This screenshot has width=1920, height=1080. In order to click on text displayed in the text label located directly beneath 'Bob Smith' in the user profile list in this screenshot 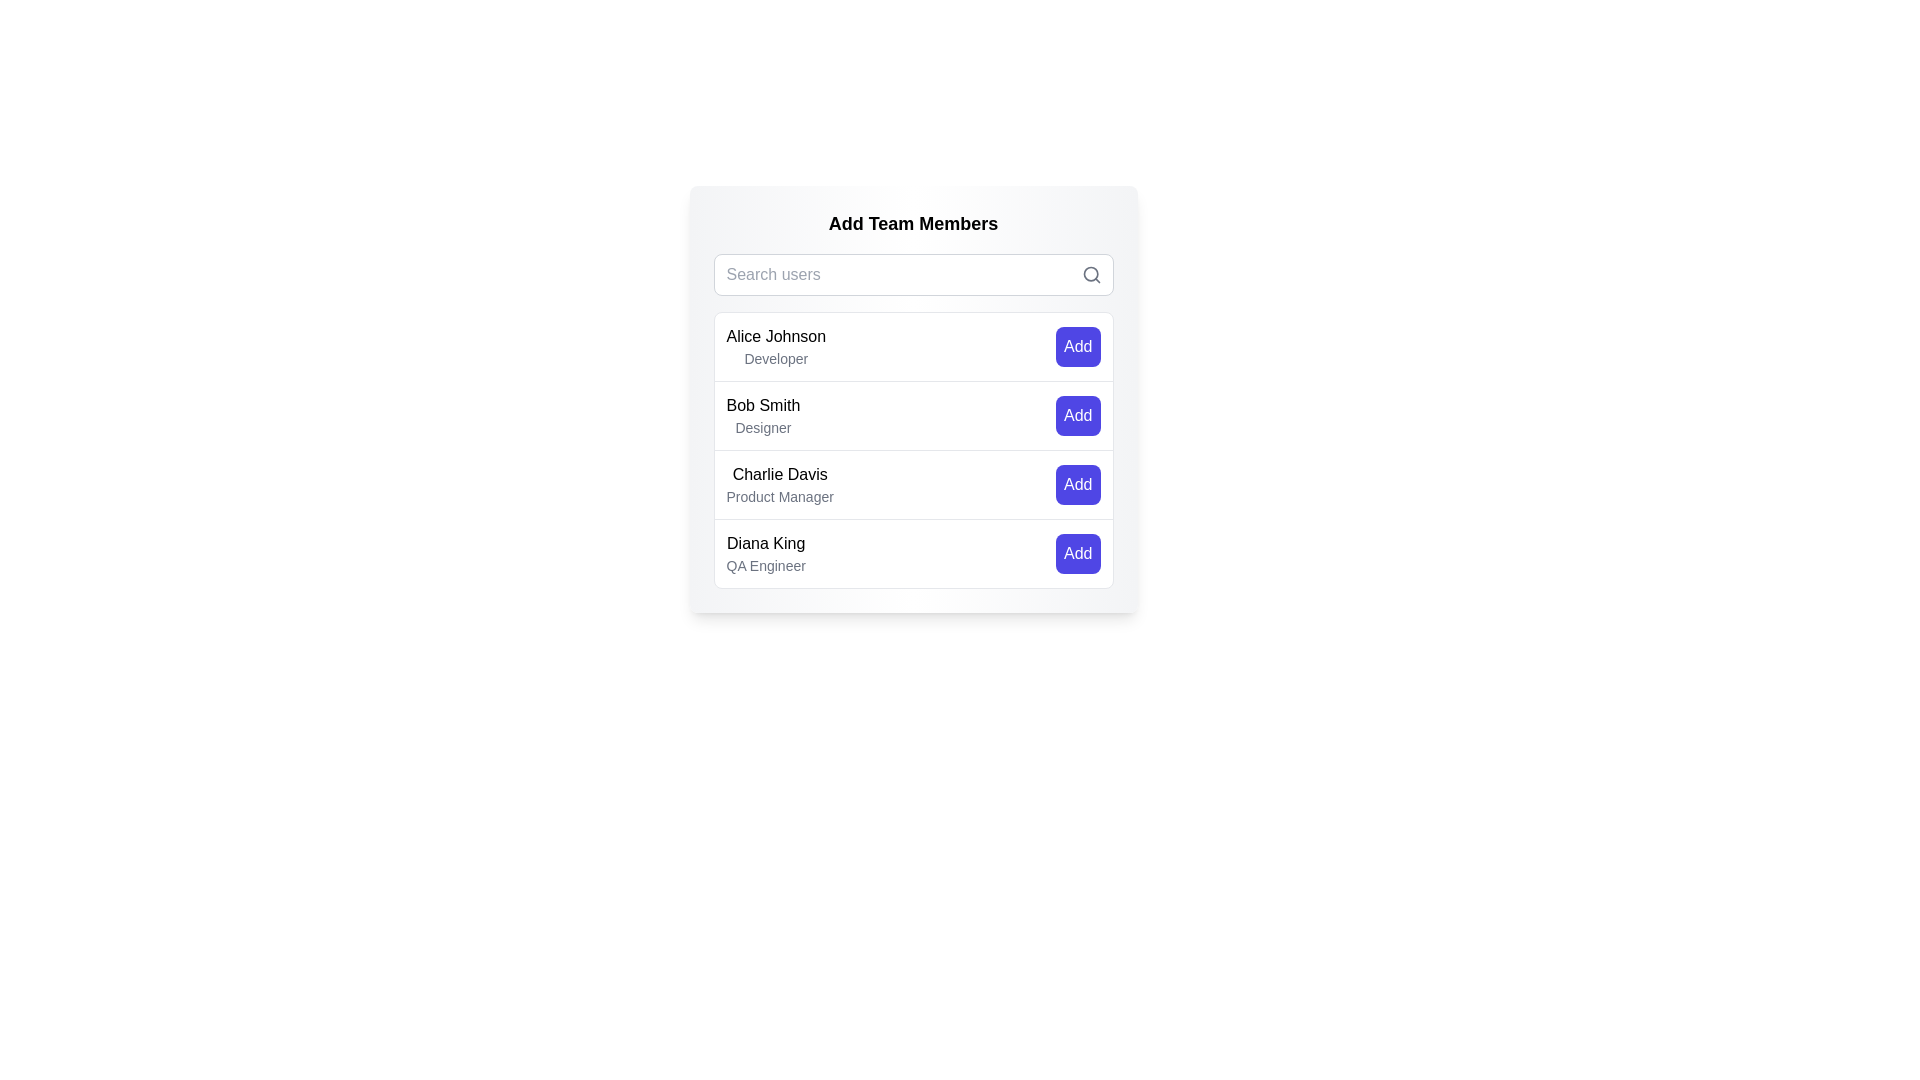, I will do `click(762, 427)`.